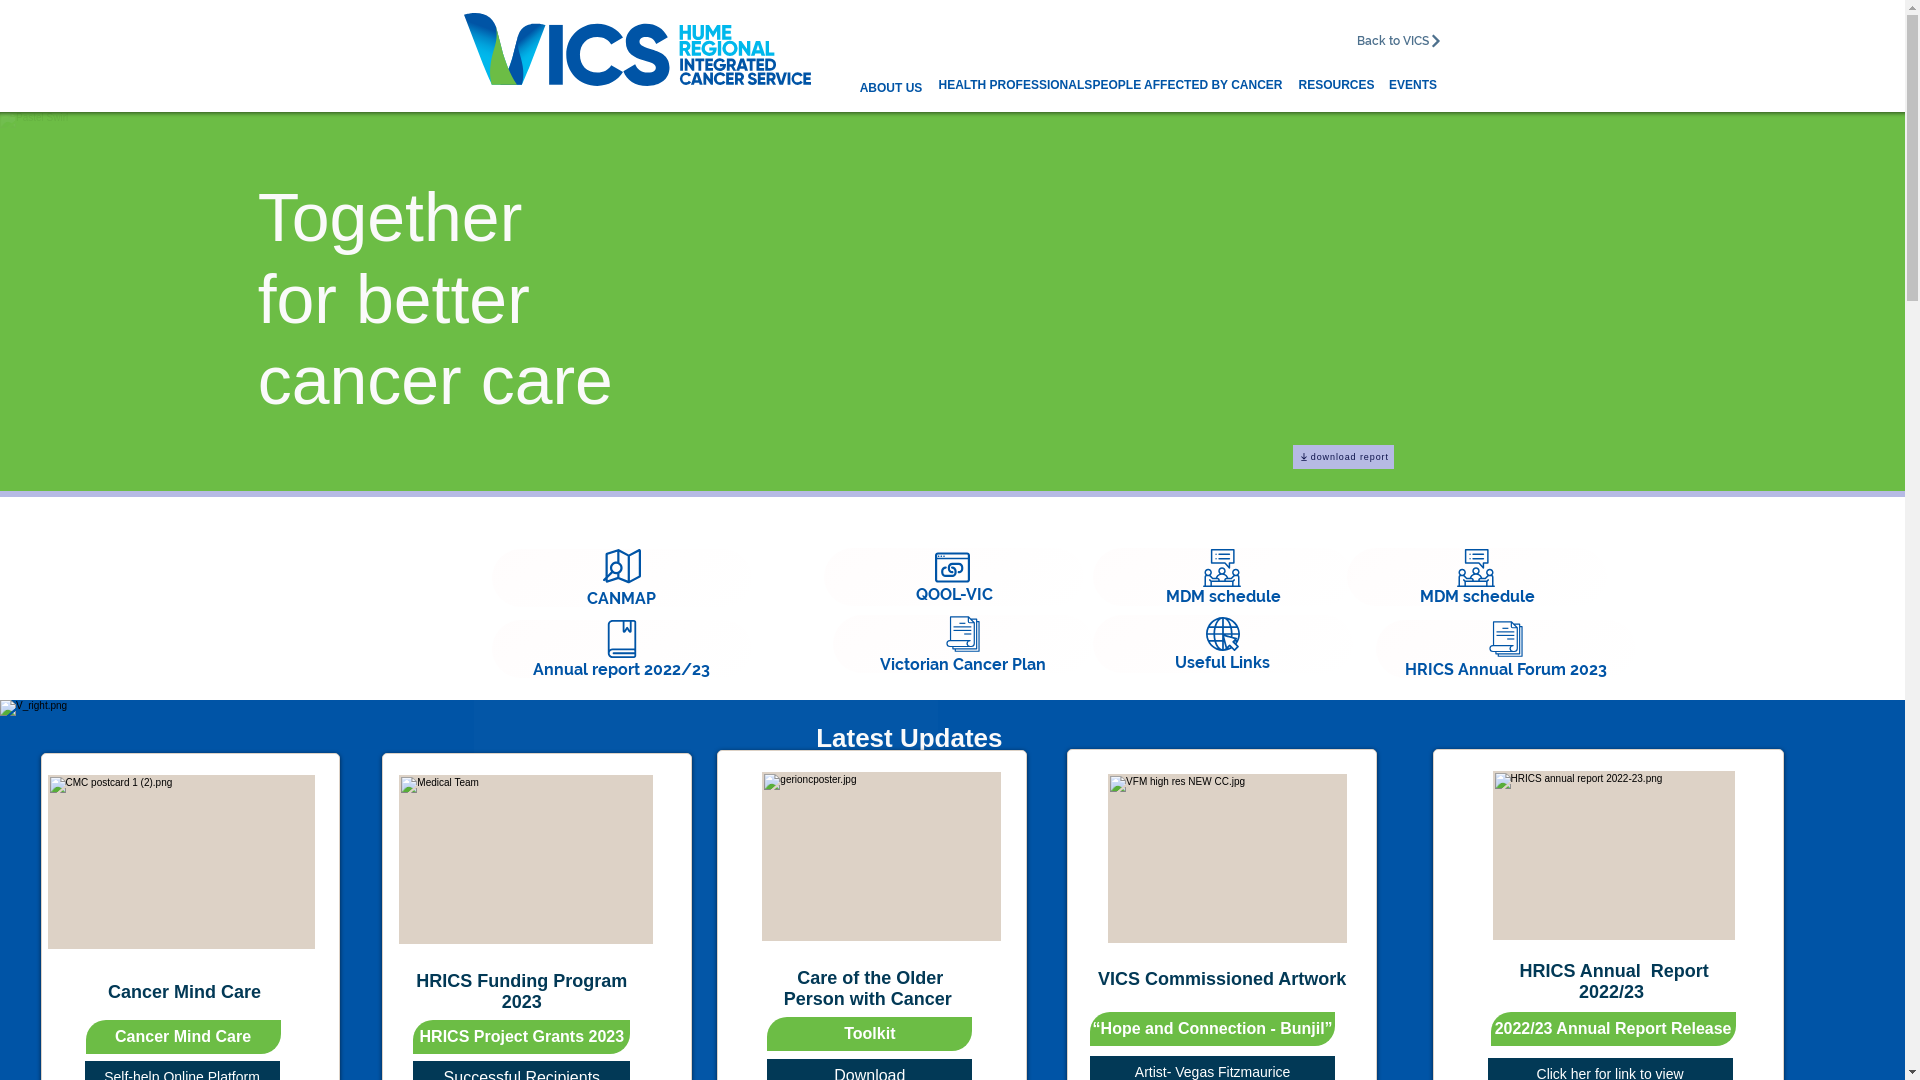 The image size is (1920, 1080). What do you see at coordinates (183, 1036) in the screenshot?
I see `'Cancer Mind Care'` at bounding box center [183, 1036].